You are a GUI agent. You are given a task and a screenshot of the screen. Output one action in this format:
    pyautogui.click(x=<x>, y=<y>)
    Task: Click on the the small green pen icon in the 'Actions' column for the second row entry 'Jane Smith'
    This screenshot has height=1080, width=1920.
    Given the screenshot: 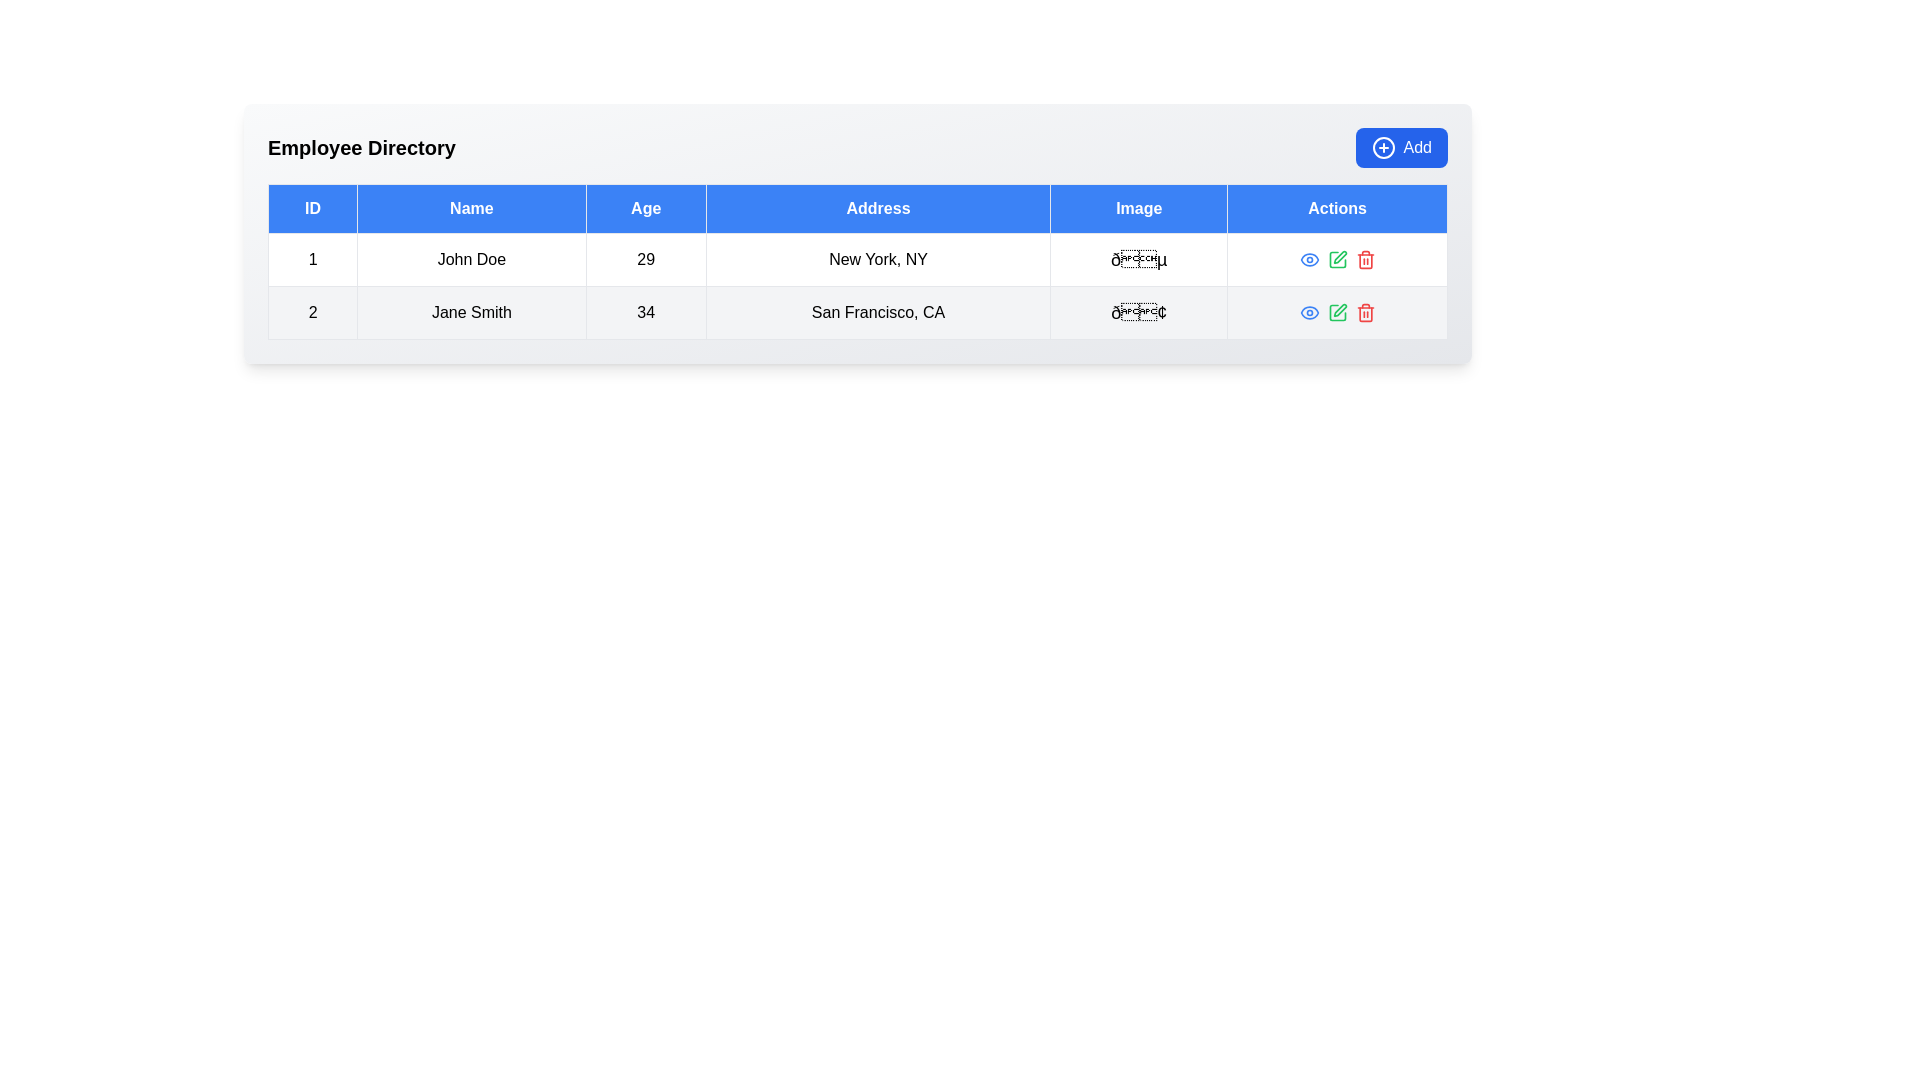 What is the action you would take?
    pyautogui.click(x=1340, y=256)
    